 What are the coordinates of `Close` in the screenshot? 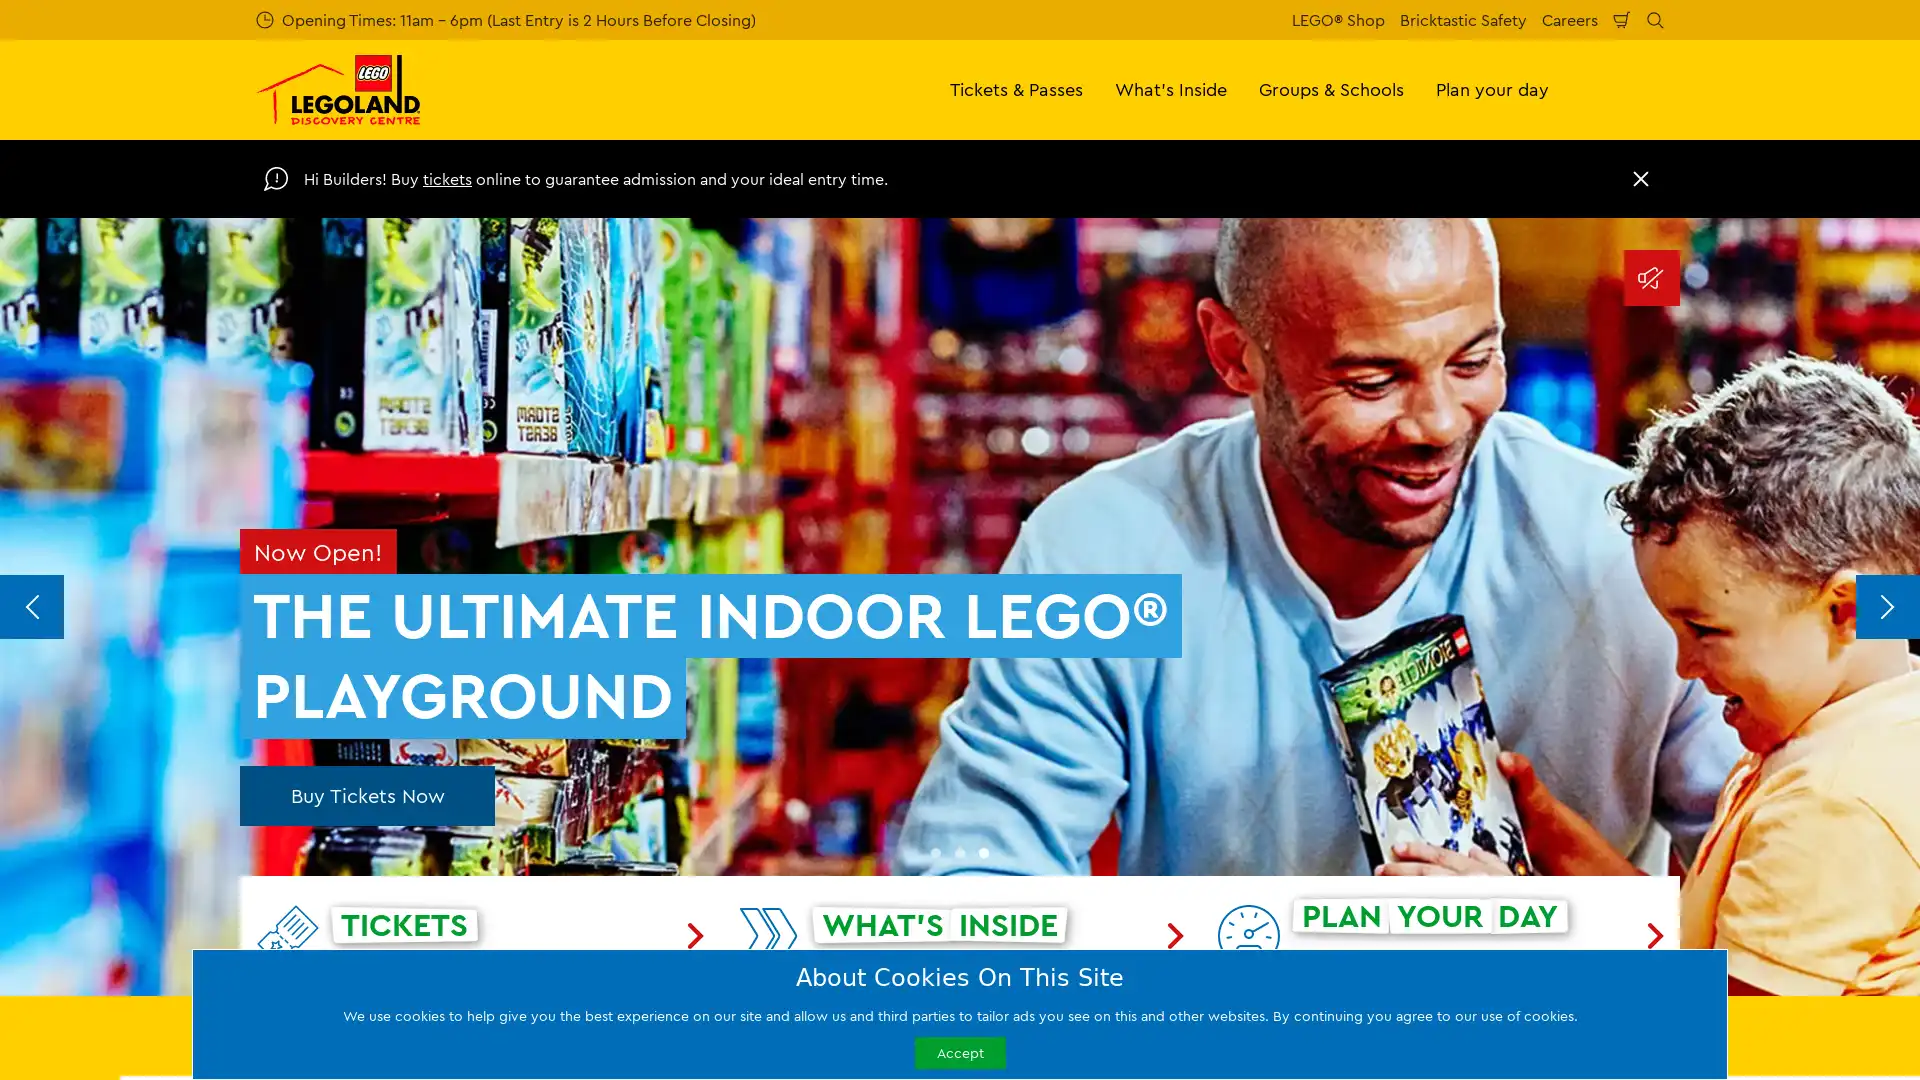 It's located at (1641, 177).